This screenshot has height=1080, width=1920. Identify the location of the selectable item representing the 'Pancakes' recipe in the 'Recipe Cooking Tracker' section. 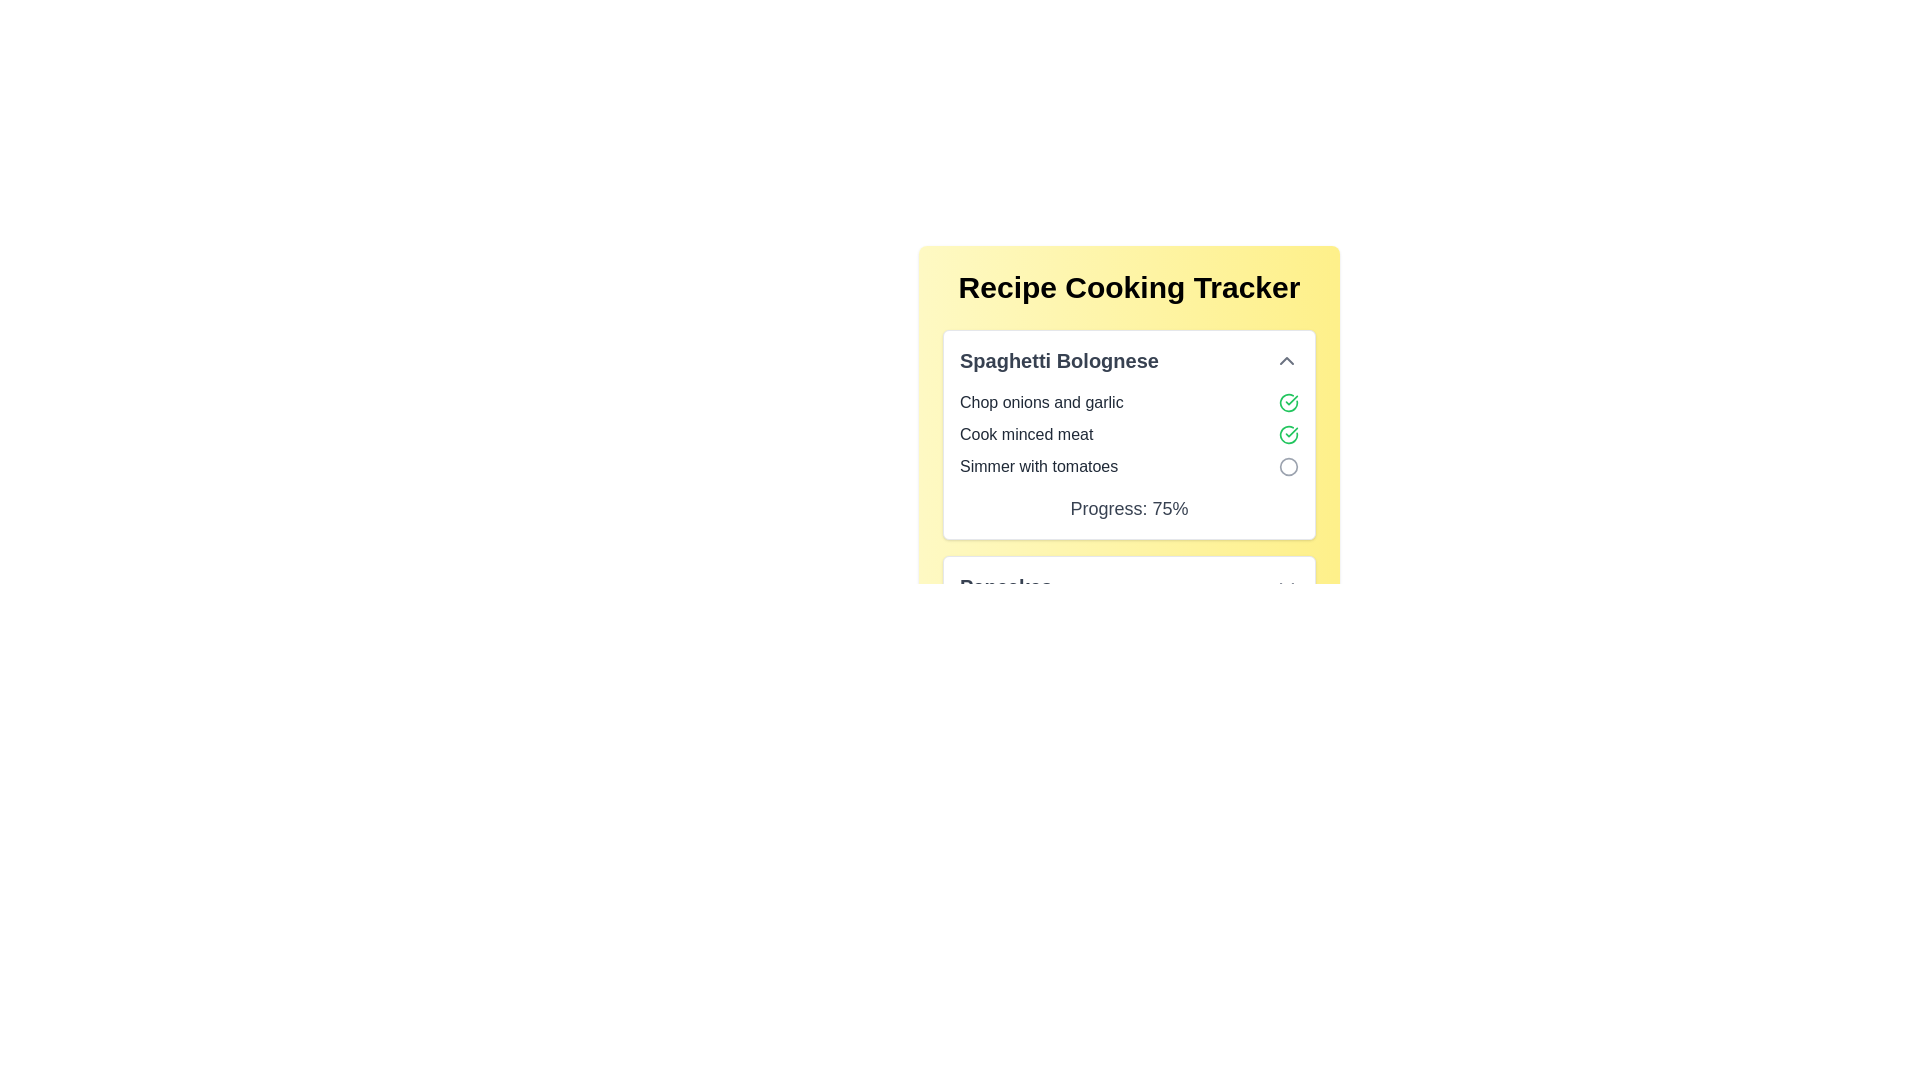
(1129, 585).